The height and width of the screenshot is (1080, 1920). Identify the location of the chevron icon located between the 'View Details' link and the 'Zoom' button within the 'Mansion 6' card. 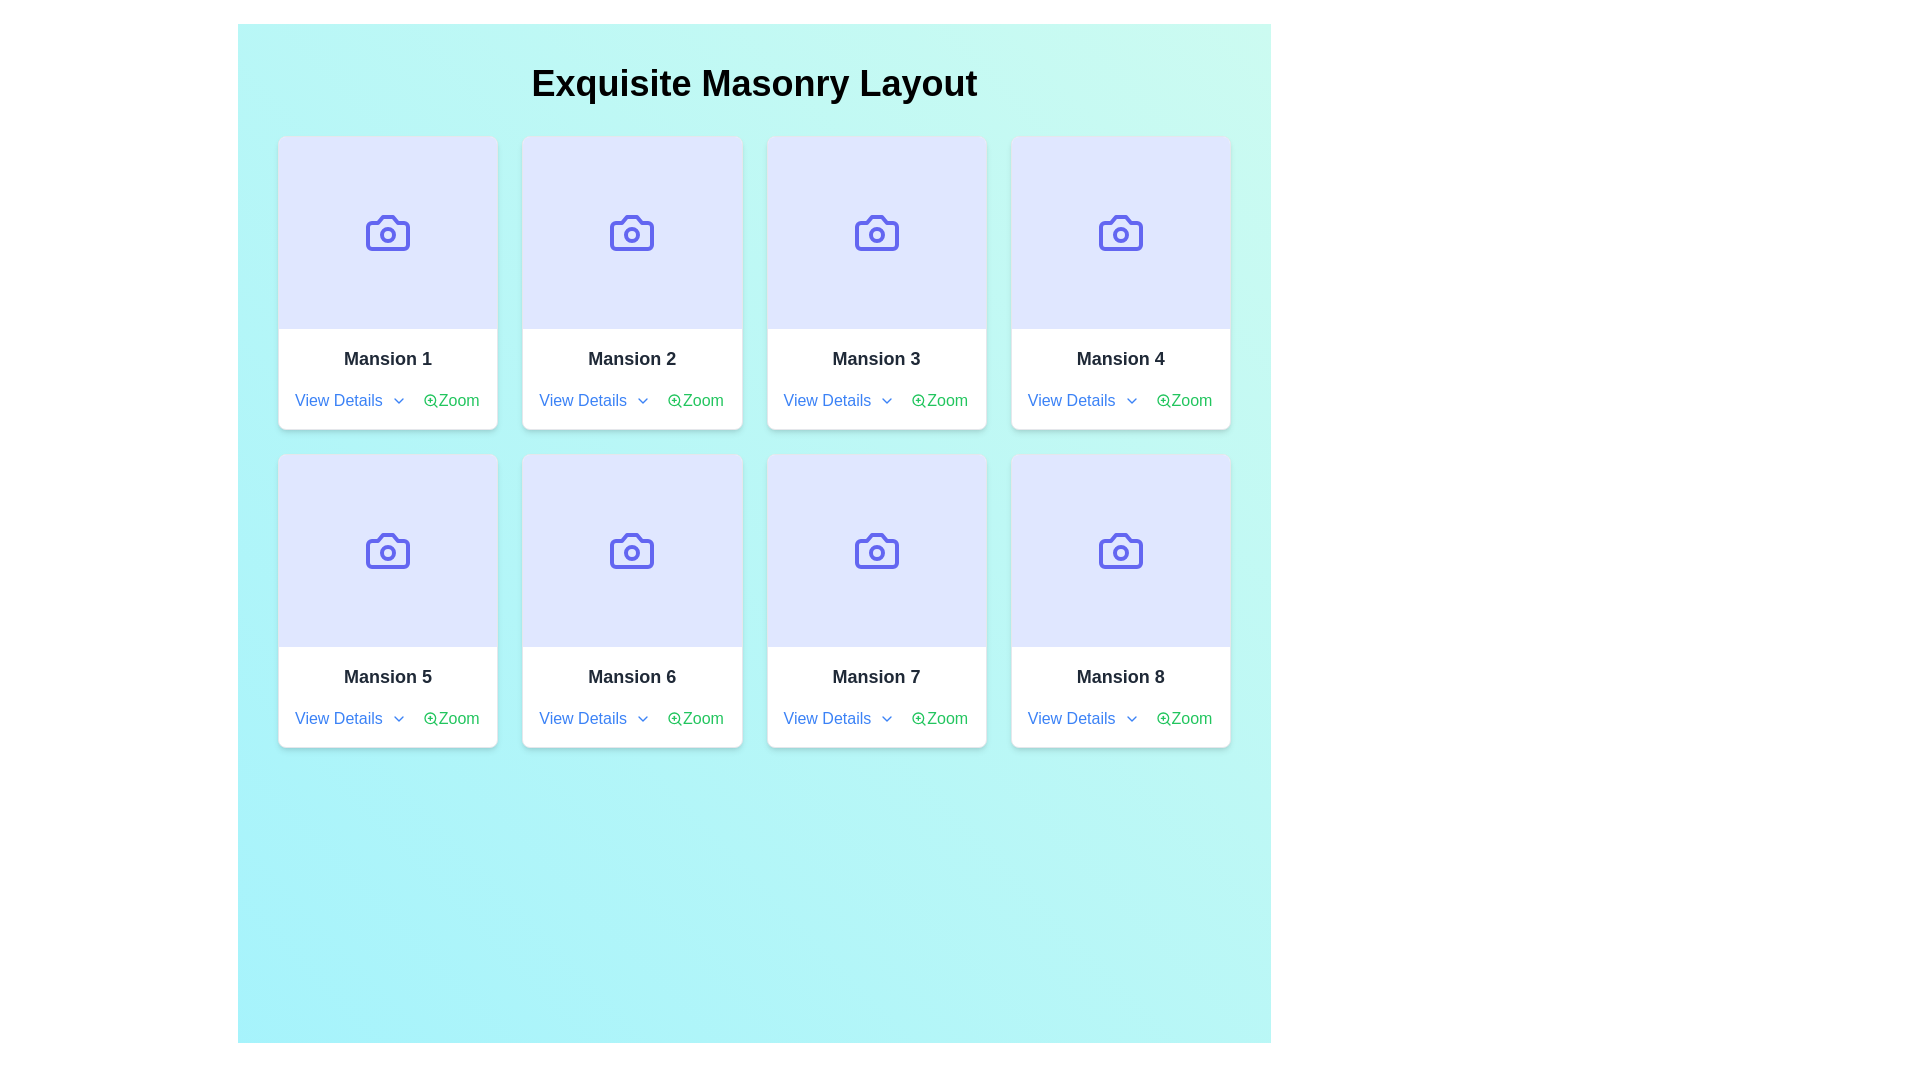
(631, 717).